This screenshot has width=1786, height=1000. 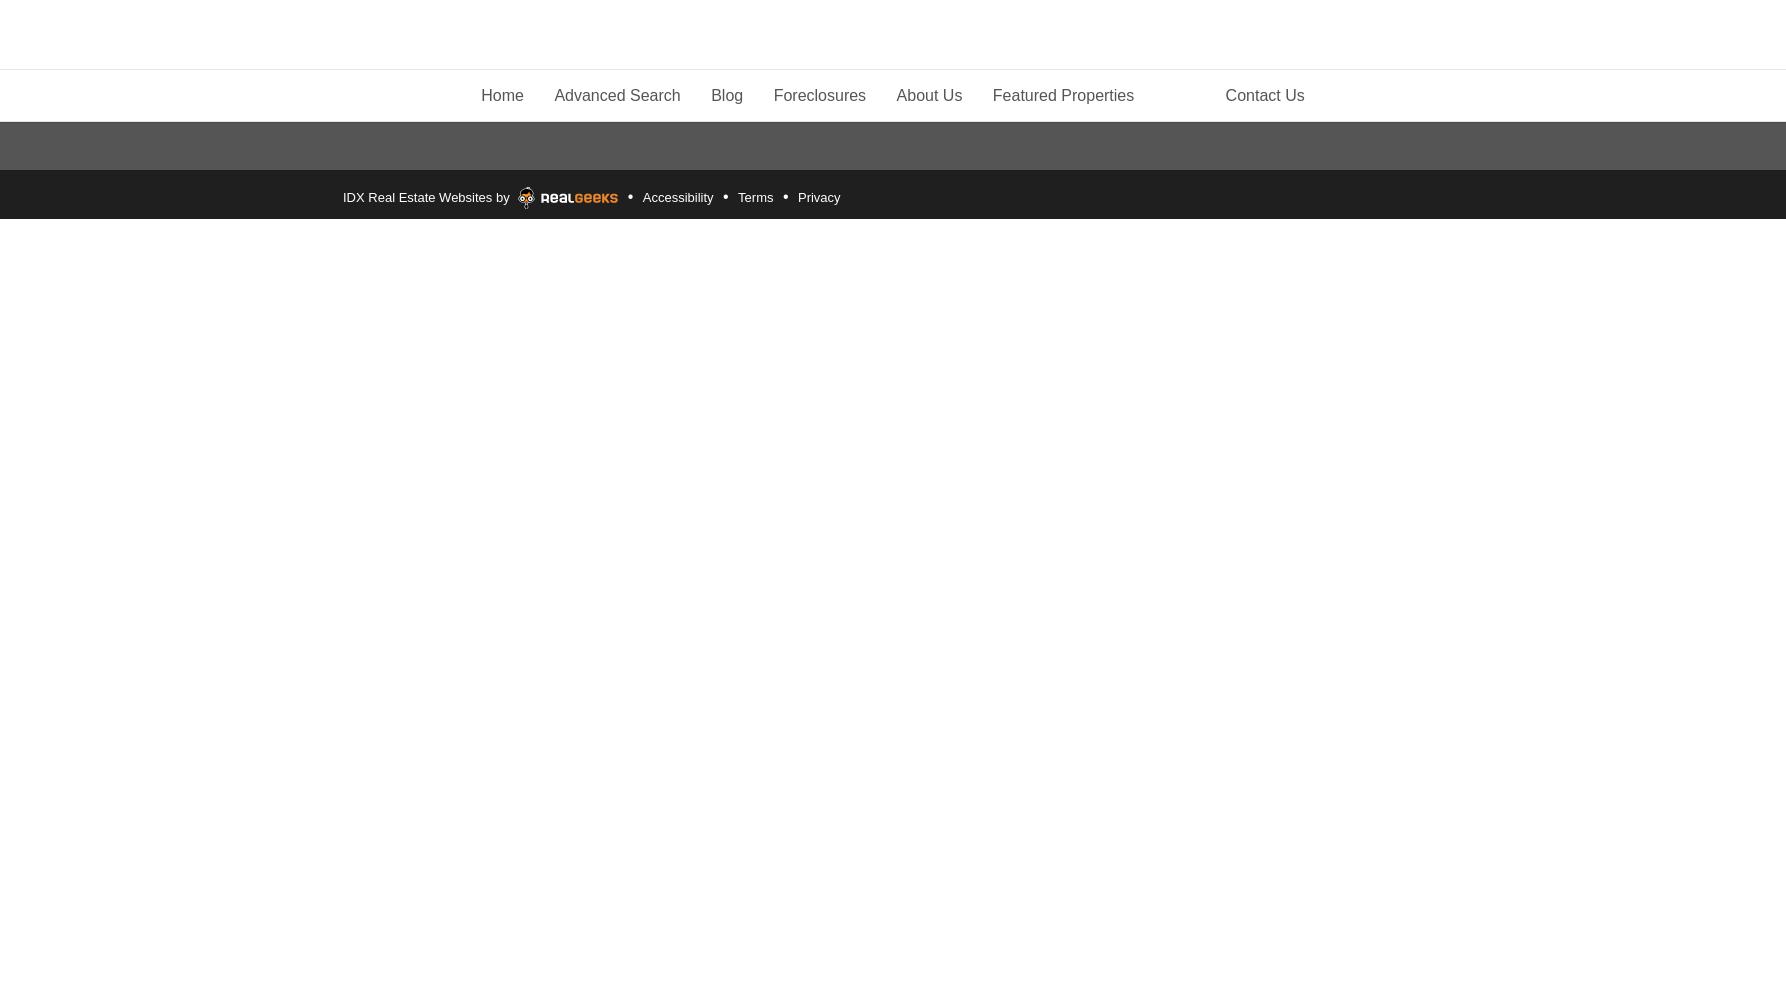 What do you see at coordinates (754, 196) in the screenshot?
I see `'Terms'` at bounding box center [754, 196].